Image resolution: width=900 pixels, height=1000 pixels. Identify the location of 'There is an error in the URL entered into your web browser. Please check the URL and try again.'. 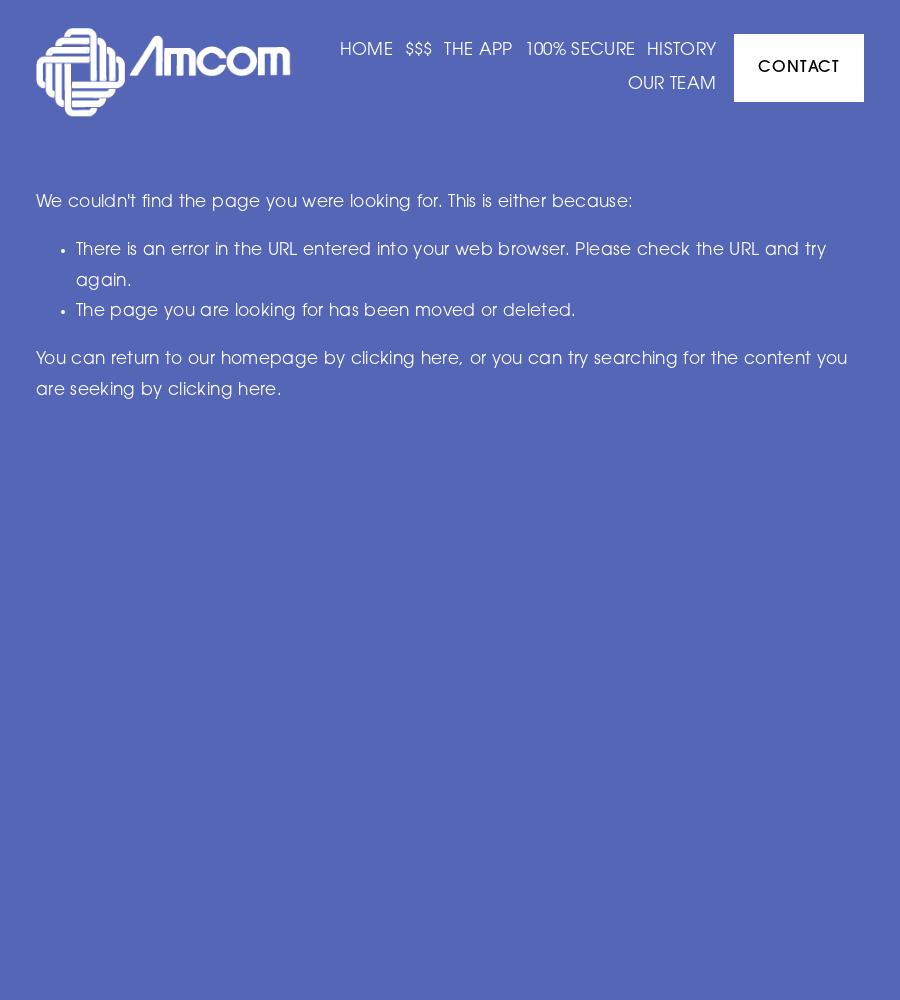
(450, 265).